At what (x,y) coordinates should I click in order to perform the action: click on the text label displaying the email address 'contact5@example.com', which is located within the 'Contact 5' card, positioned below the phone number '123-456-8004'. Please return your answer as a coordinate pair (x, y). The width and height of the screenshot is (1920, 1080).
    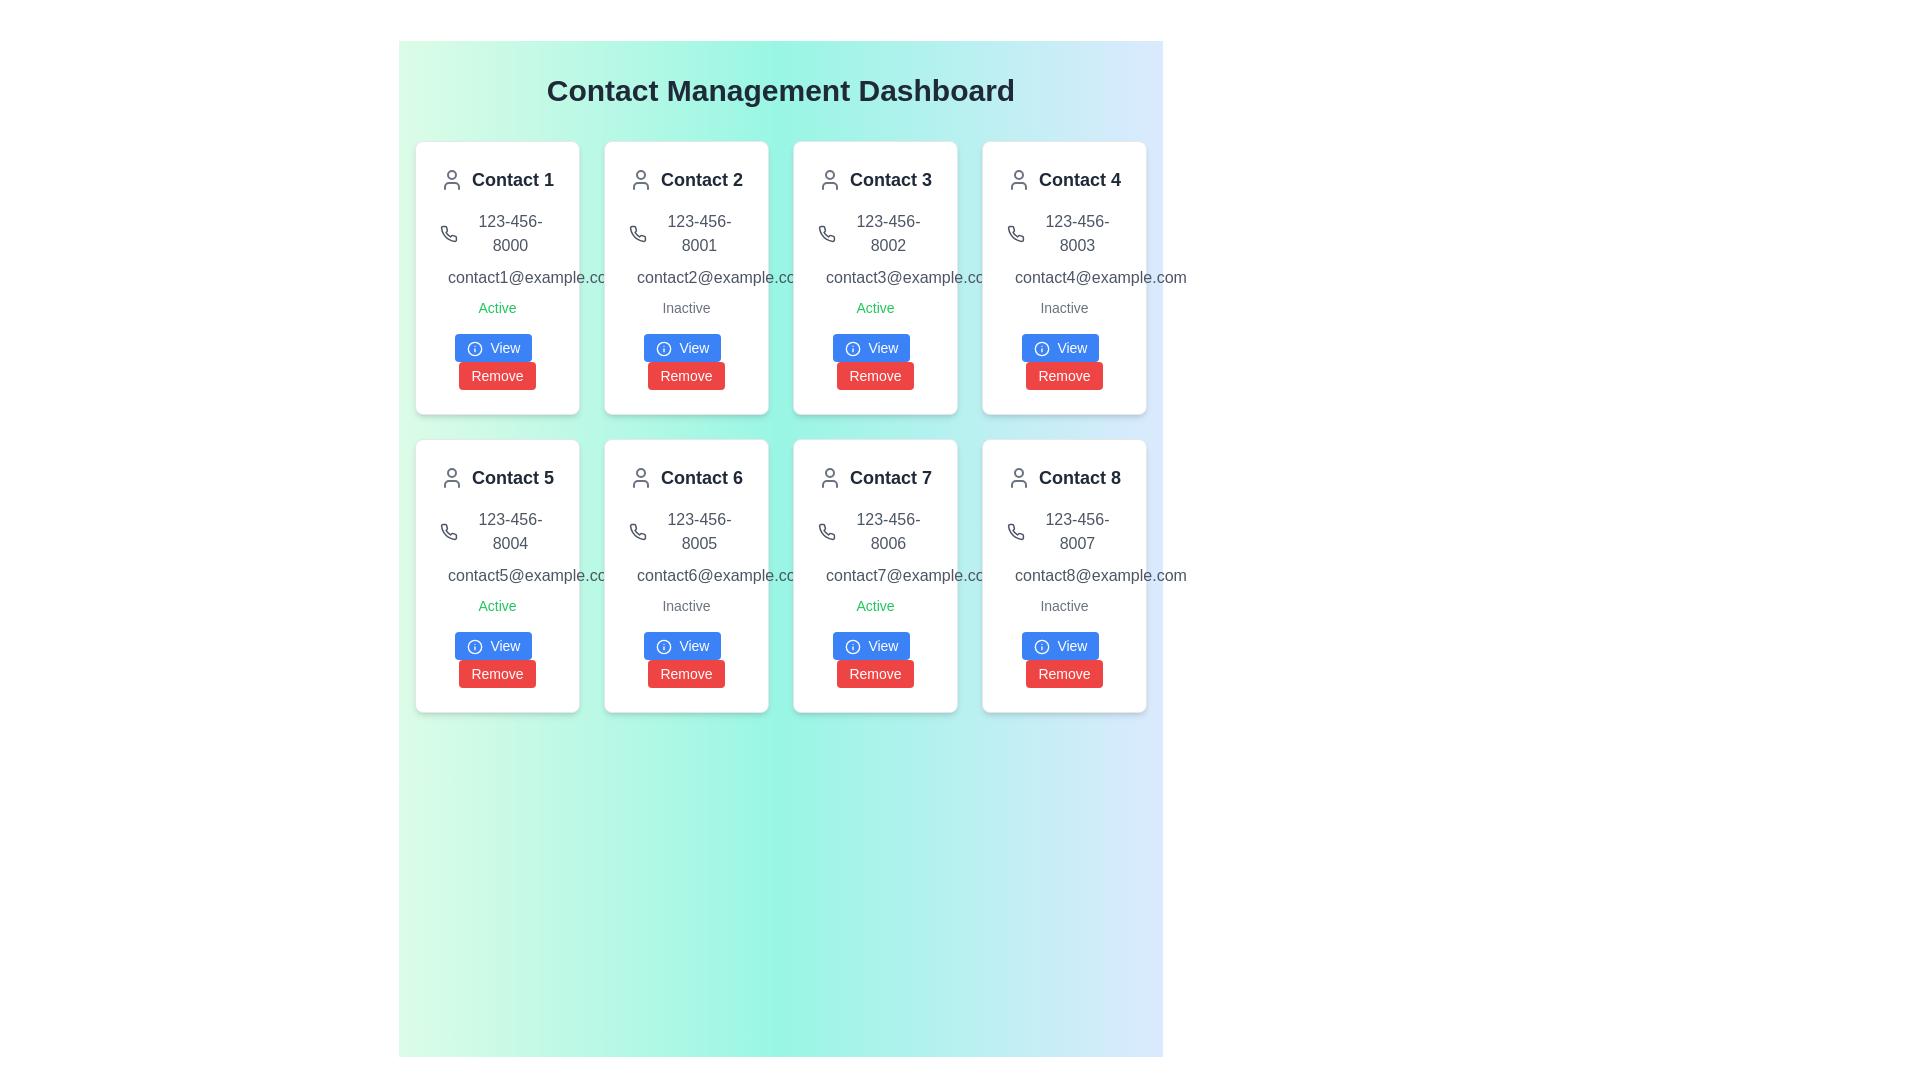
    Looking at the image, I should click on (497, 575).